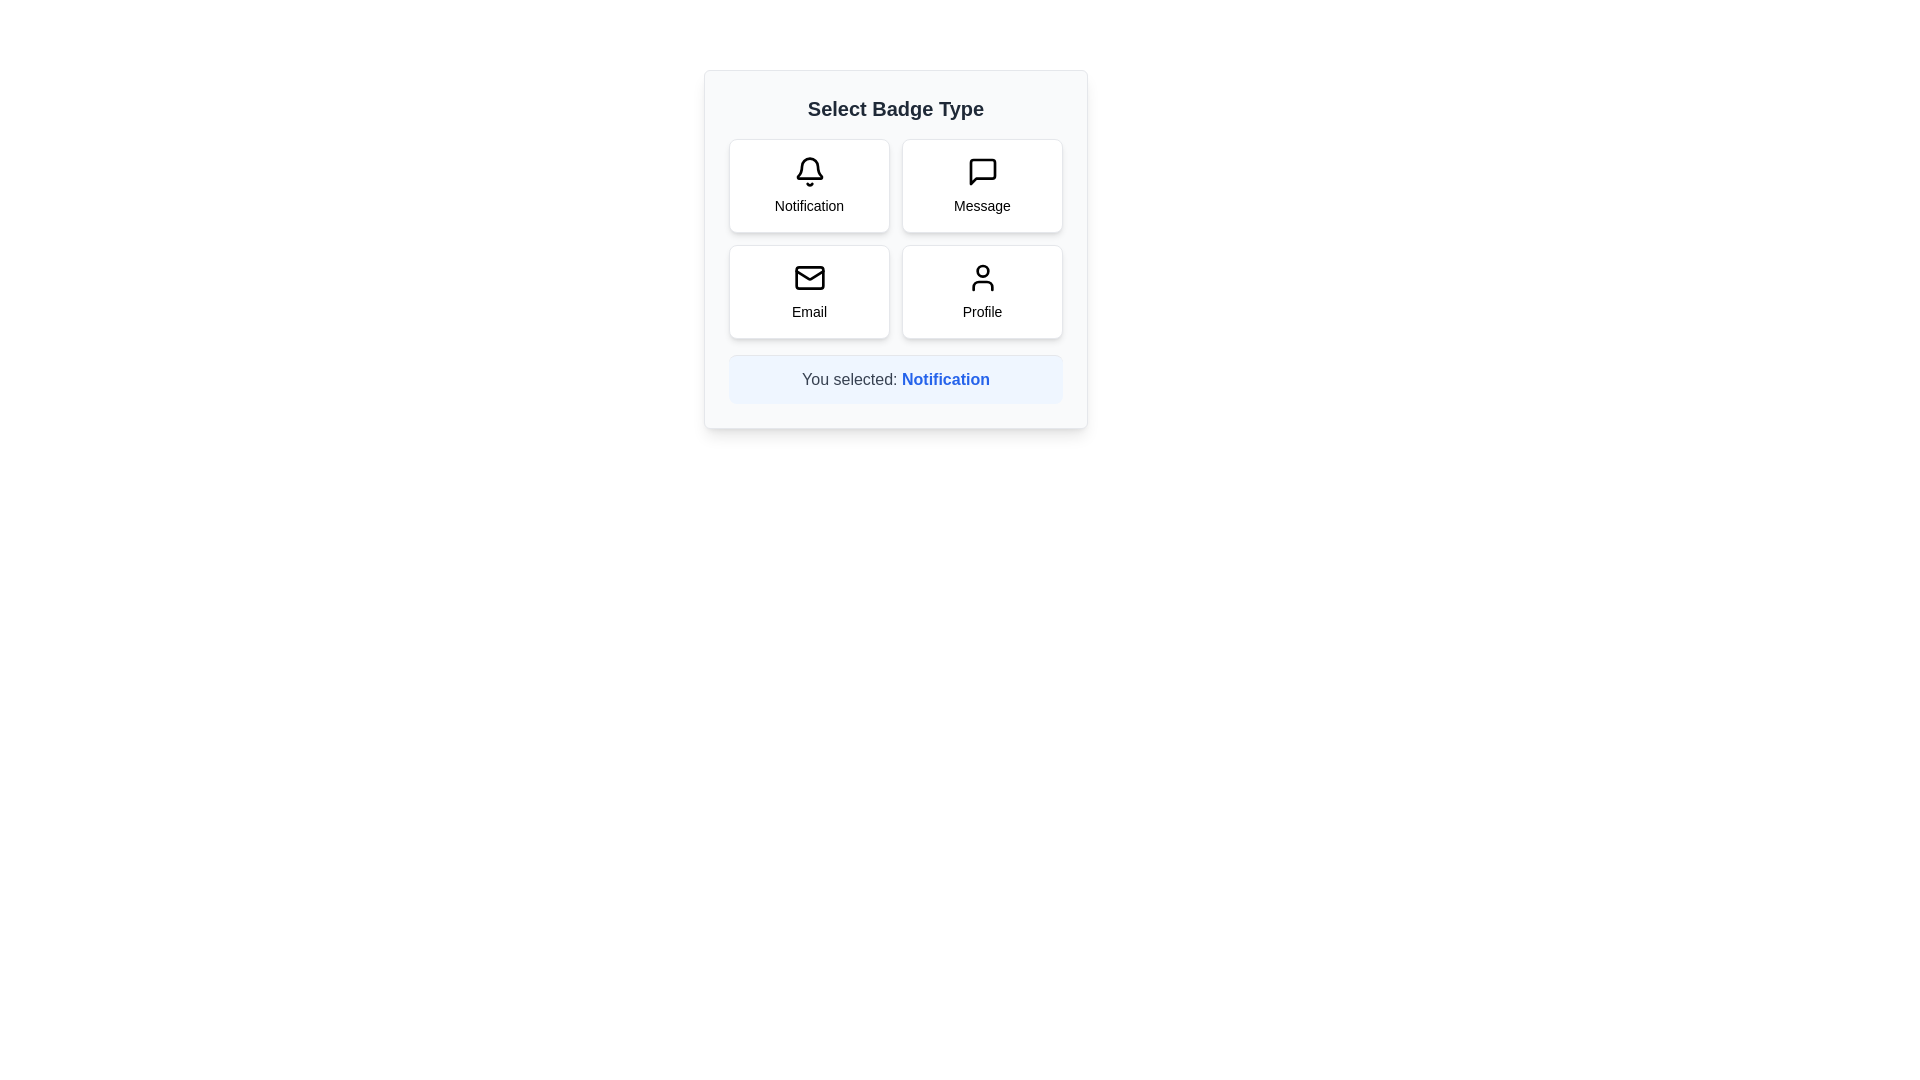  What do you see at coordinates (809, 185) in the screenshot?
I see `the badge button labeled Notification to select it` at bounding box center [809, 185].